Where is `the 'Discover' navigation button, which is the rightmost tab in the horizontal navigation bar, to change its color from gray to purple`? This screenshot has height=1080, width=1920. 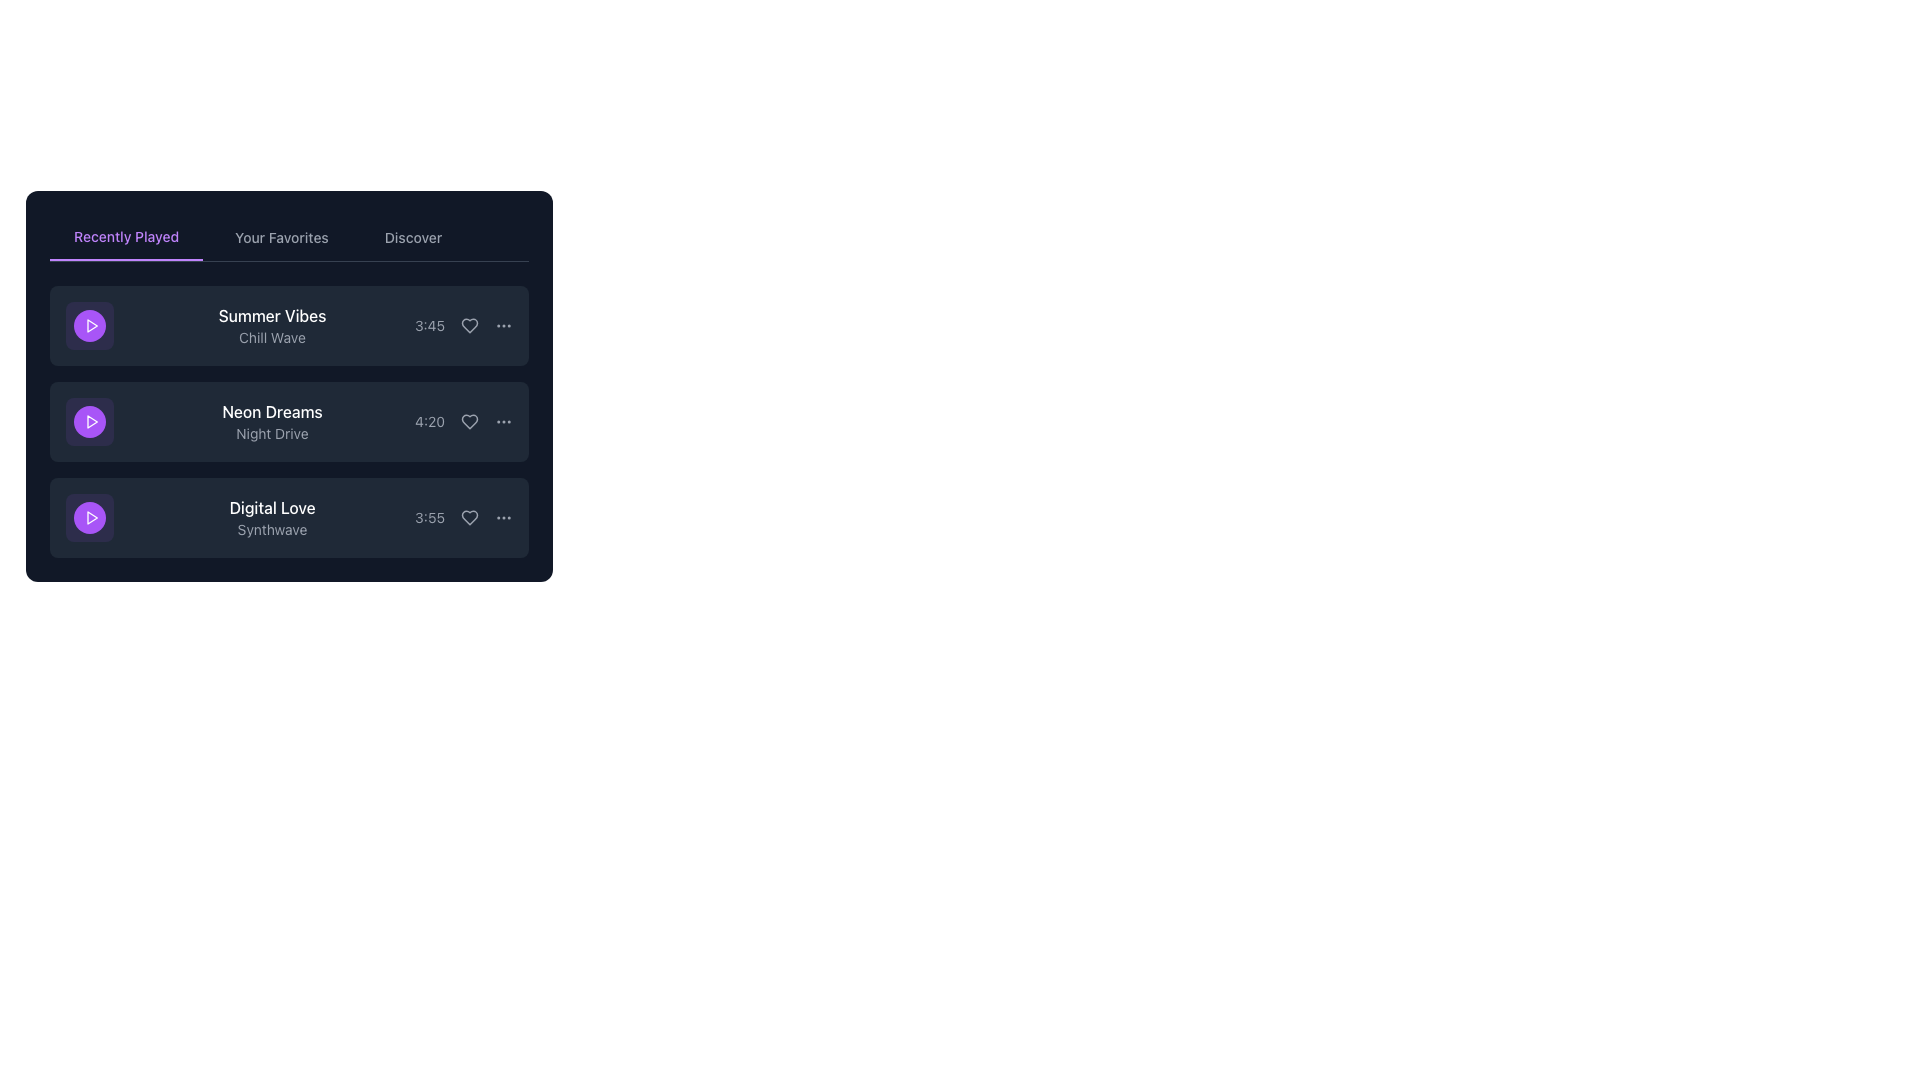
the 'Discover' navigation button, which is the rightmost tab in the horizontal navigation bar, to change its color from gray to purple is located at coordinates (412, 237).